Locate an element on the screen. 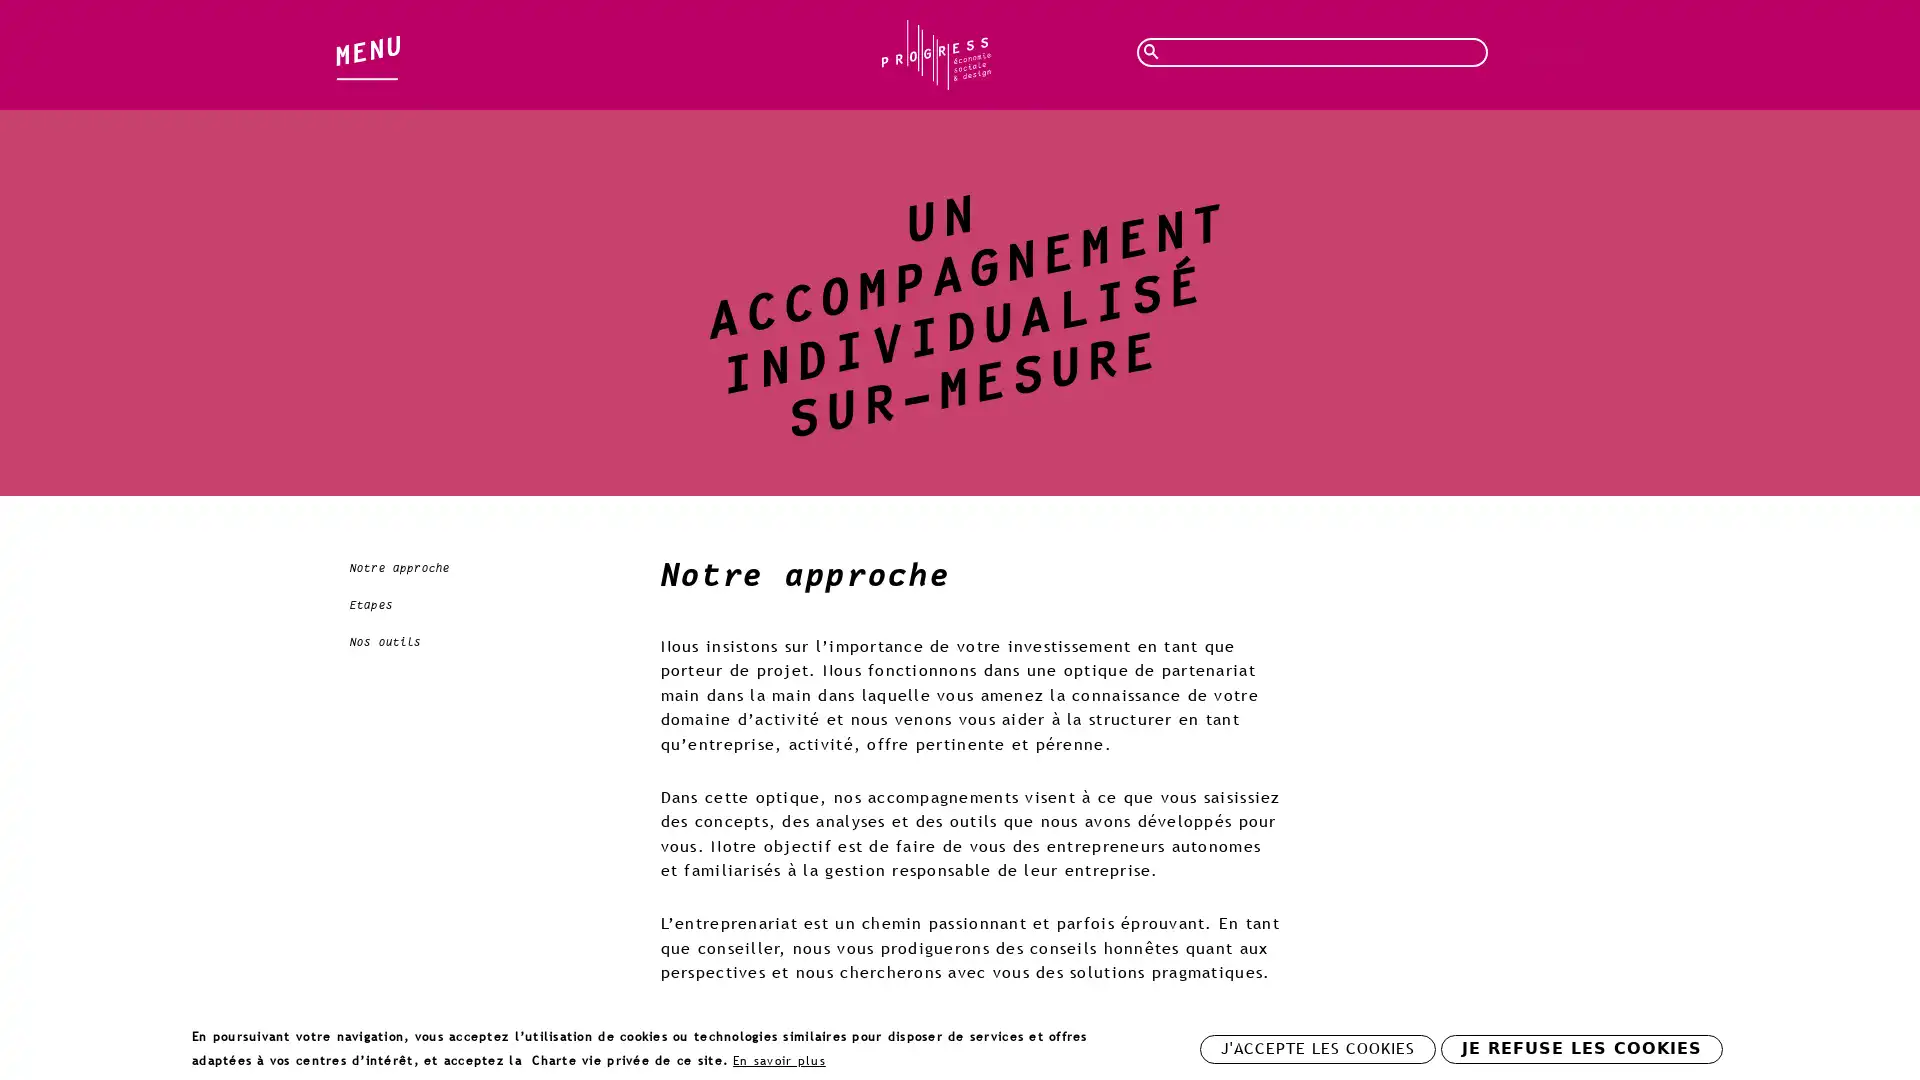 This screenshot has height=1080, width=1920. En savoir plus is located at coordinates (777, 1059).